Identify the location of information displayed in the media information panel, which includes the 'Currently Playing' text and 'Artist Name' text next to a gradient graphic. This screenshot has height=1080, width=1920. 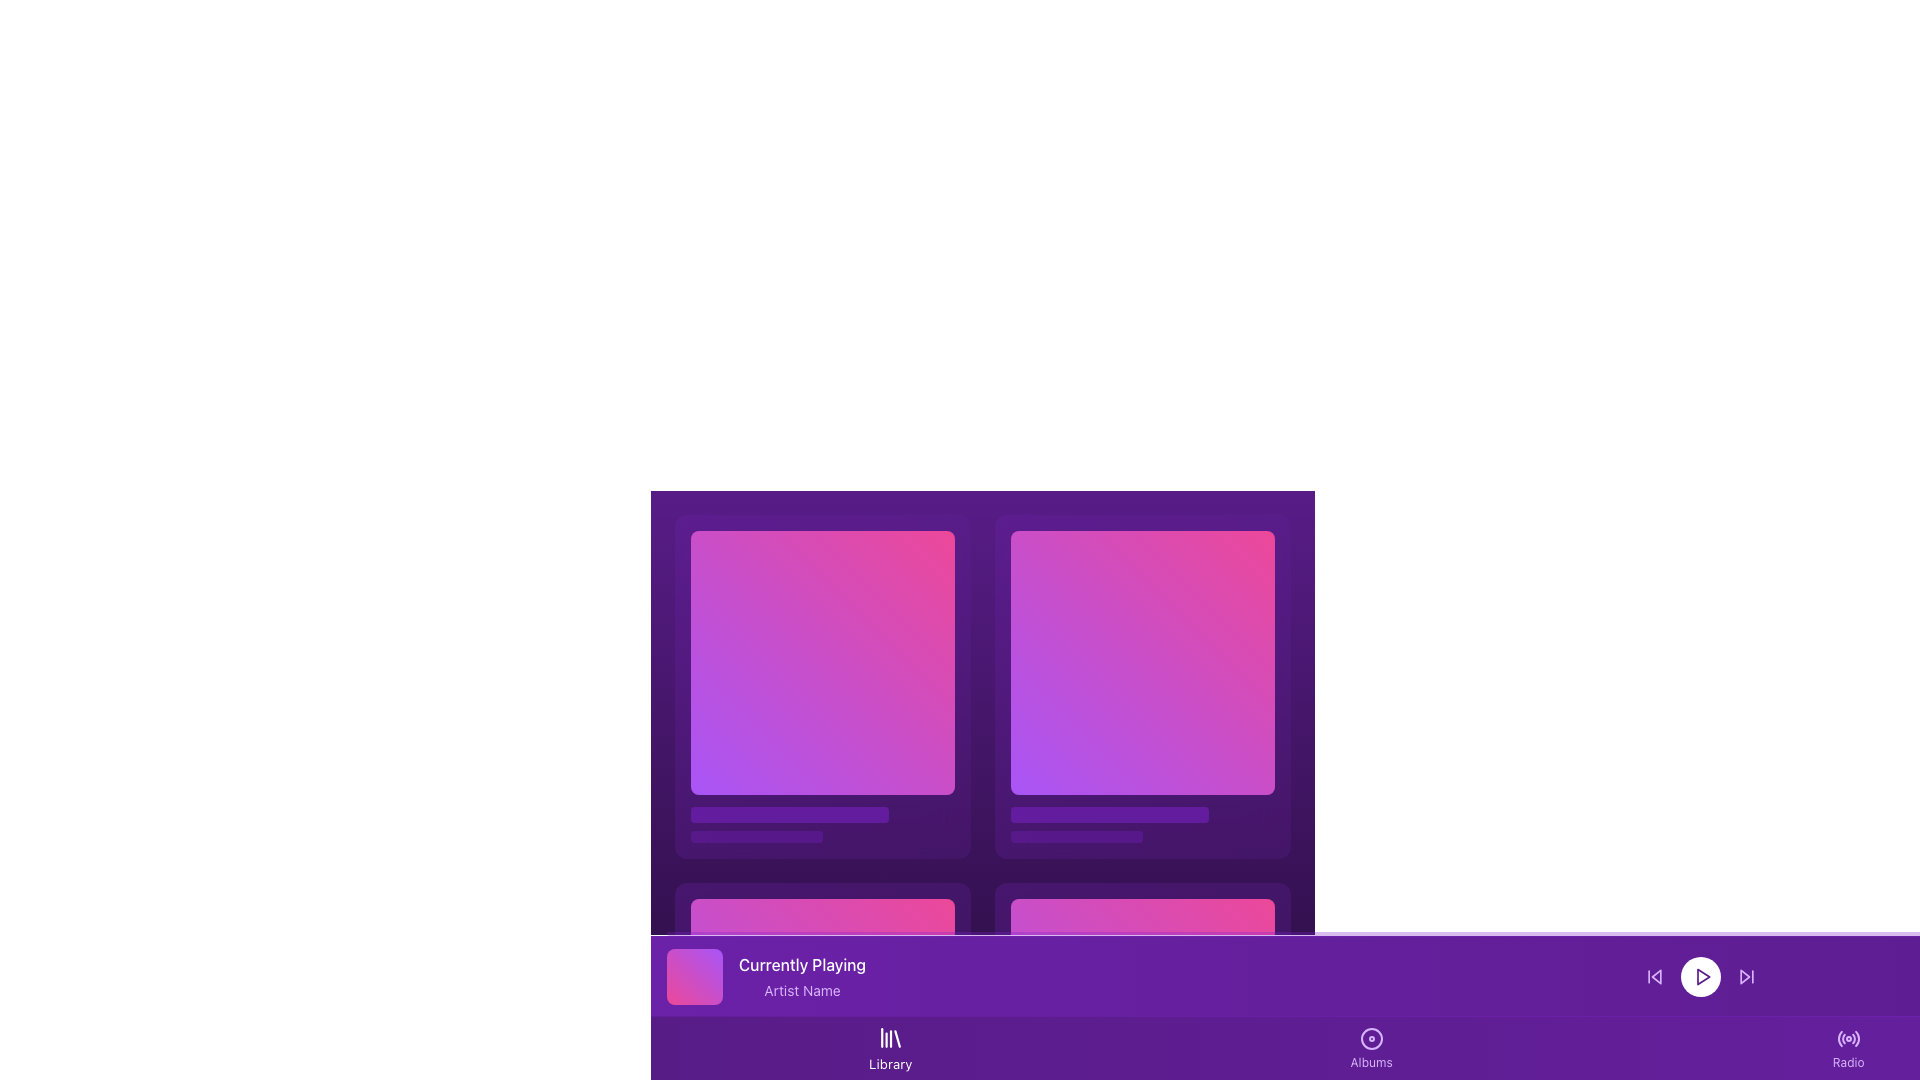
(765, 975).